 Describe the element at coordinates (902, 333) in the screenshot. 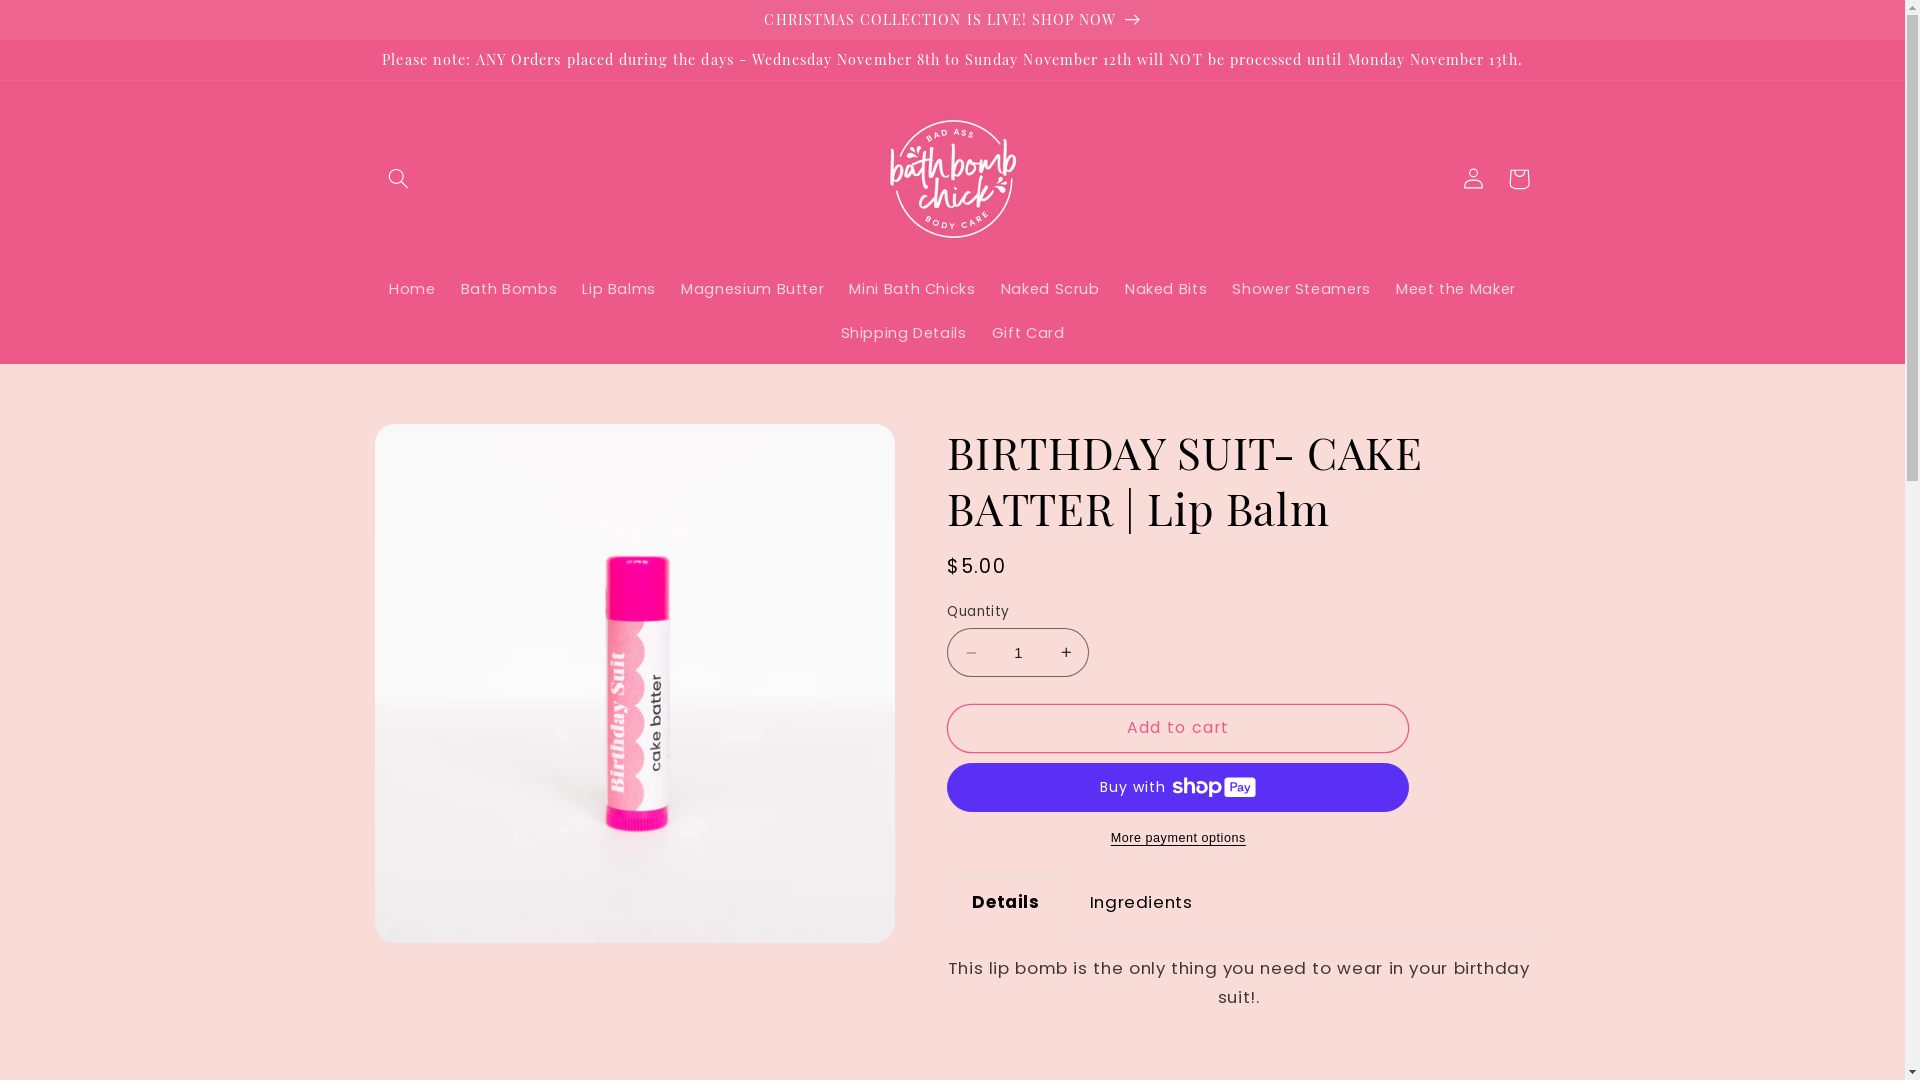

I see `'Shipping Details'` at that location.